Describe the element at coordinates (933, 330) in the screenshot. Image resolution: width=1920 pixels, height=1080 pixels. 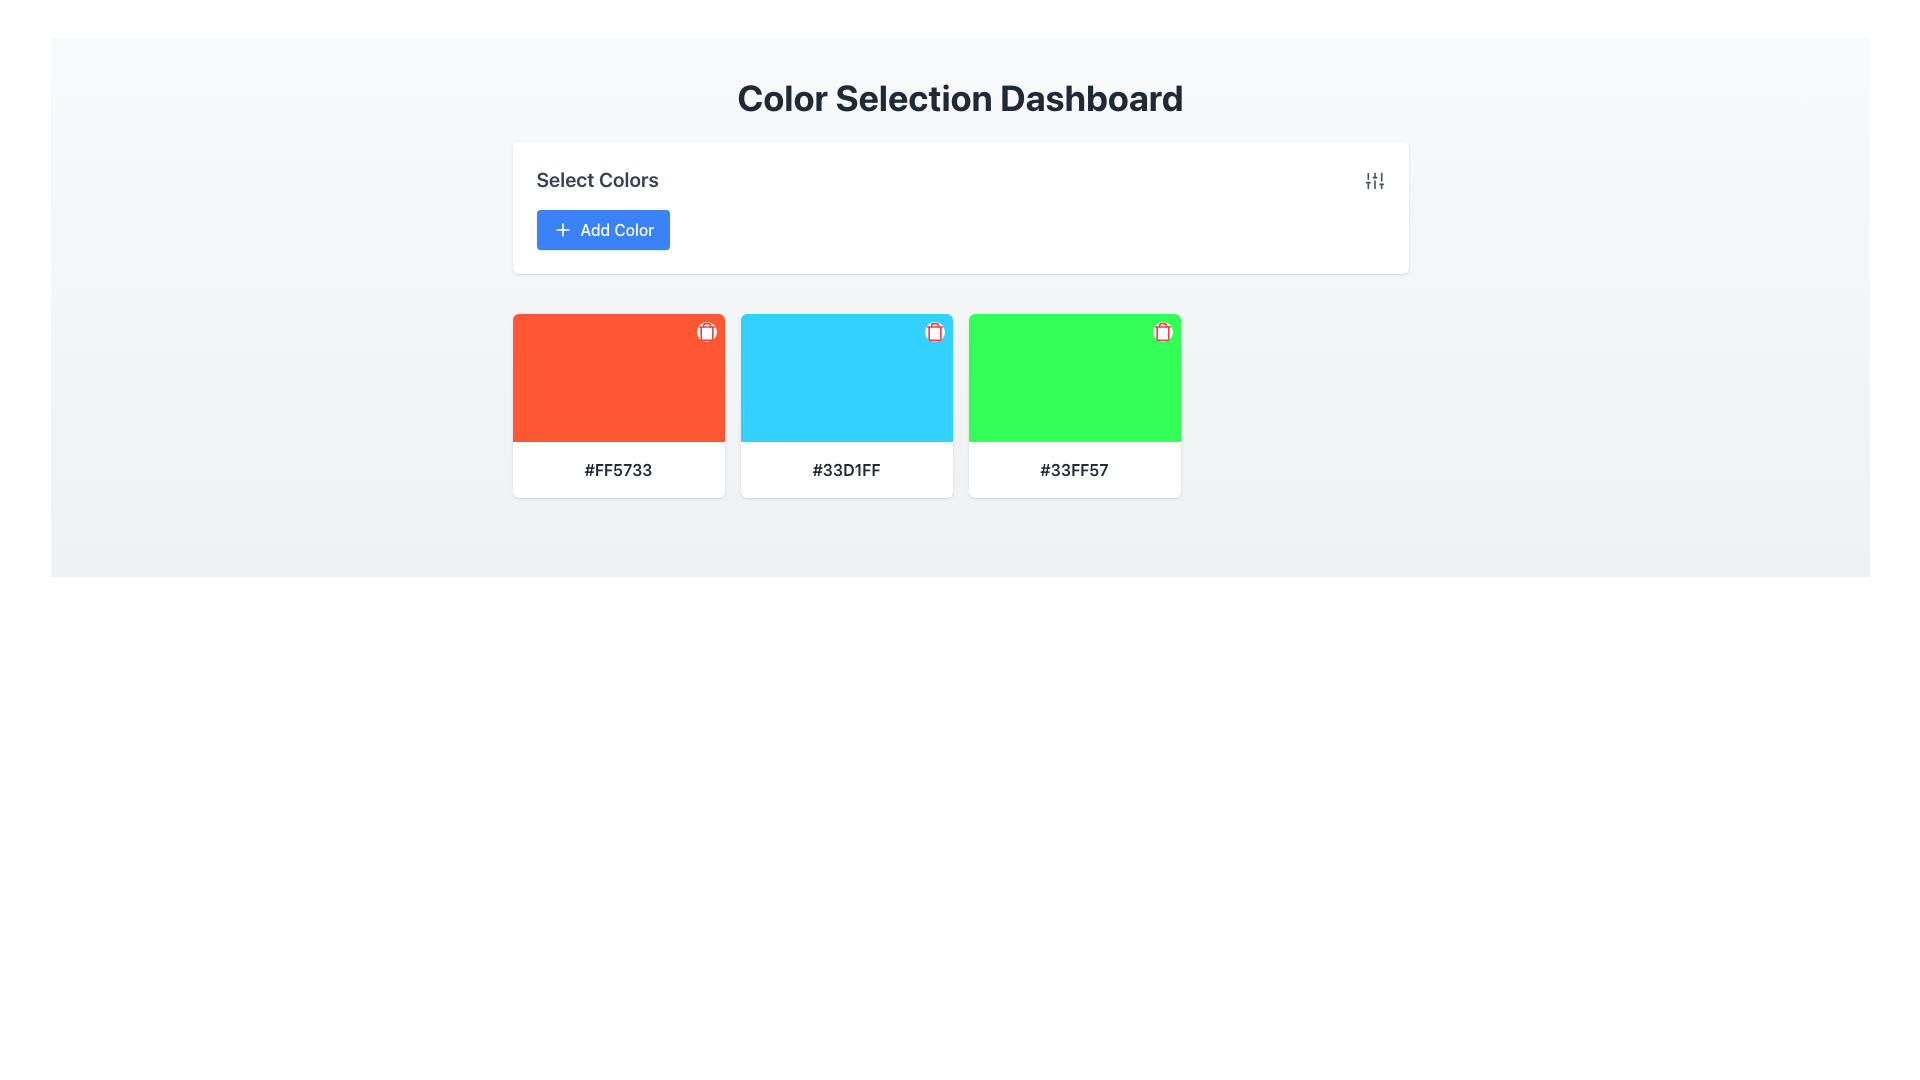
I see `the trash can icon button, which is styled with a white background and red color, located at the top-right corner of the second card under the 'Select Colors' header` at that location.